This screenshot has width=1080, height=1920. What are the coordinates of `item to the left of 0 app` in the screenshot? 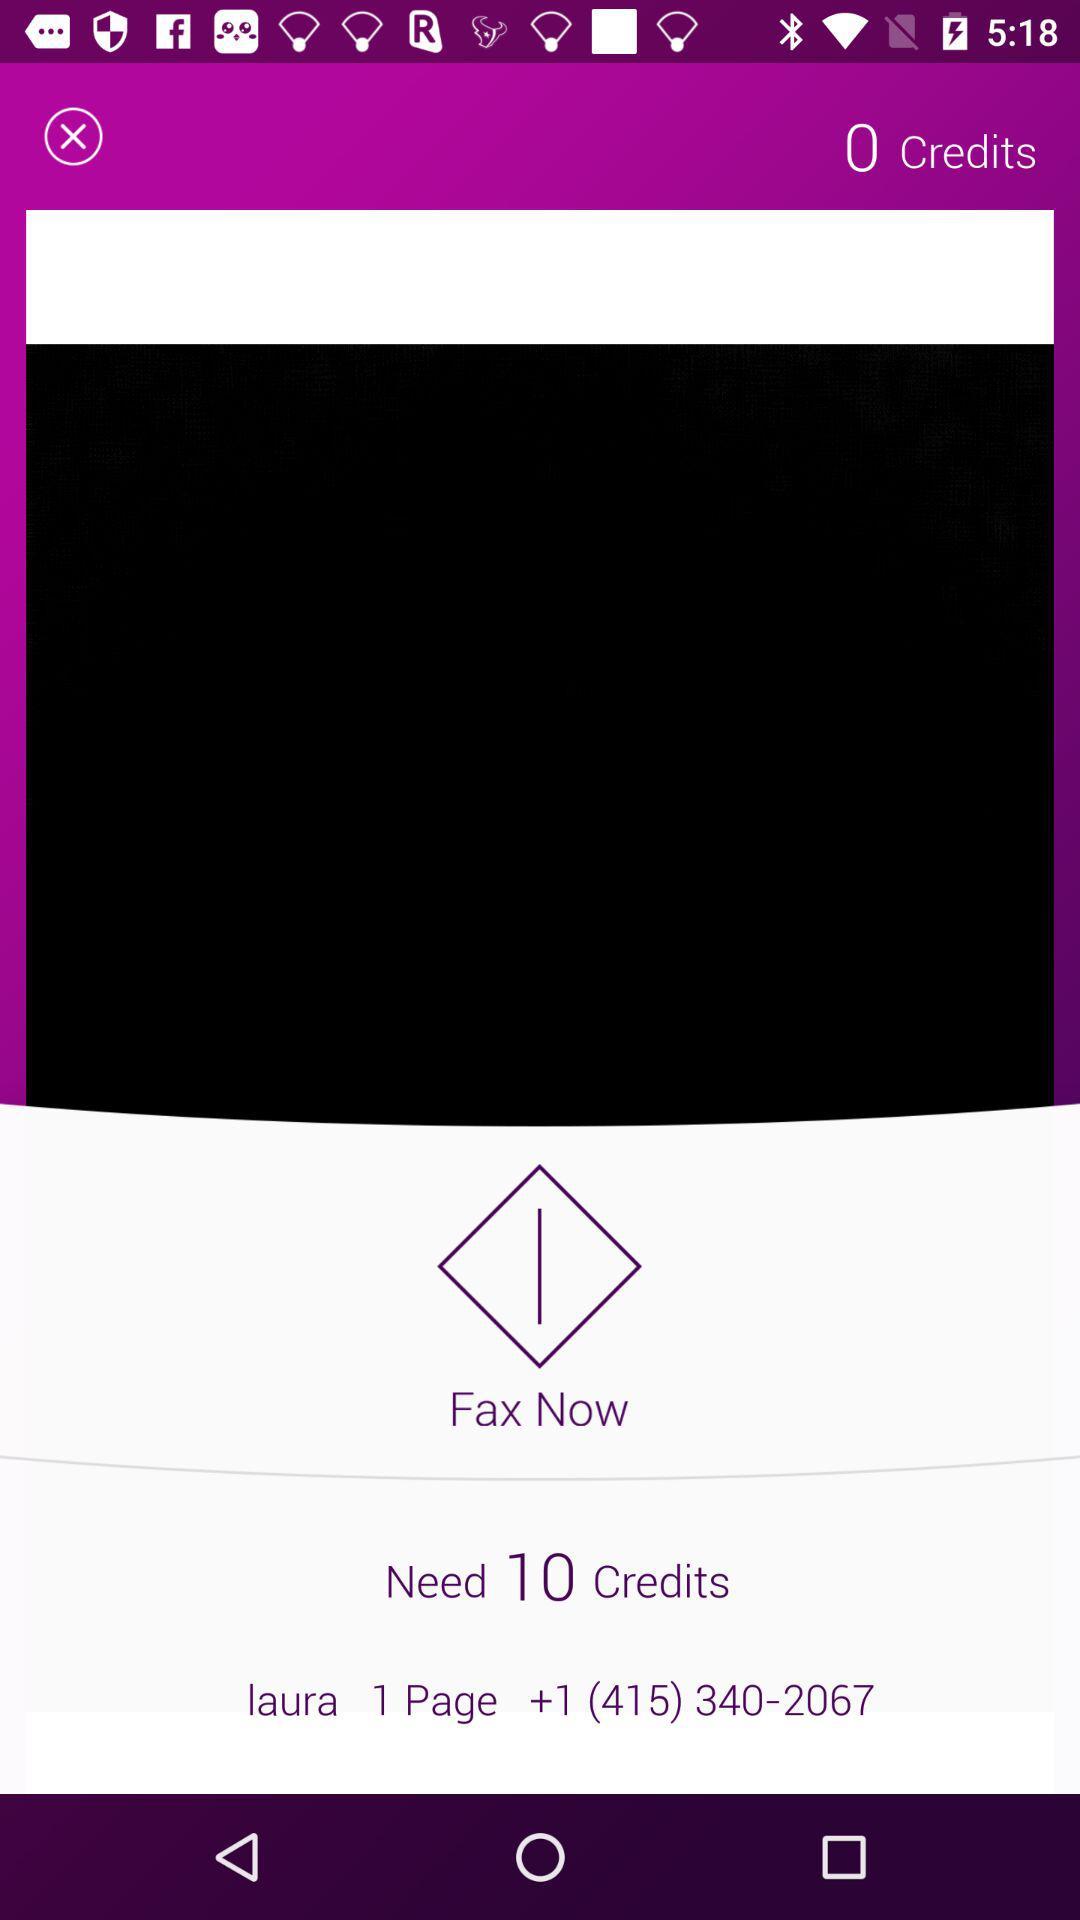 It's located at (72, 135).